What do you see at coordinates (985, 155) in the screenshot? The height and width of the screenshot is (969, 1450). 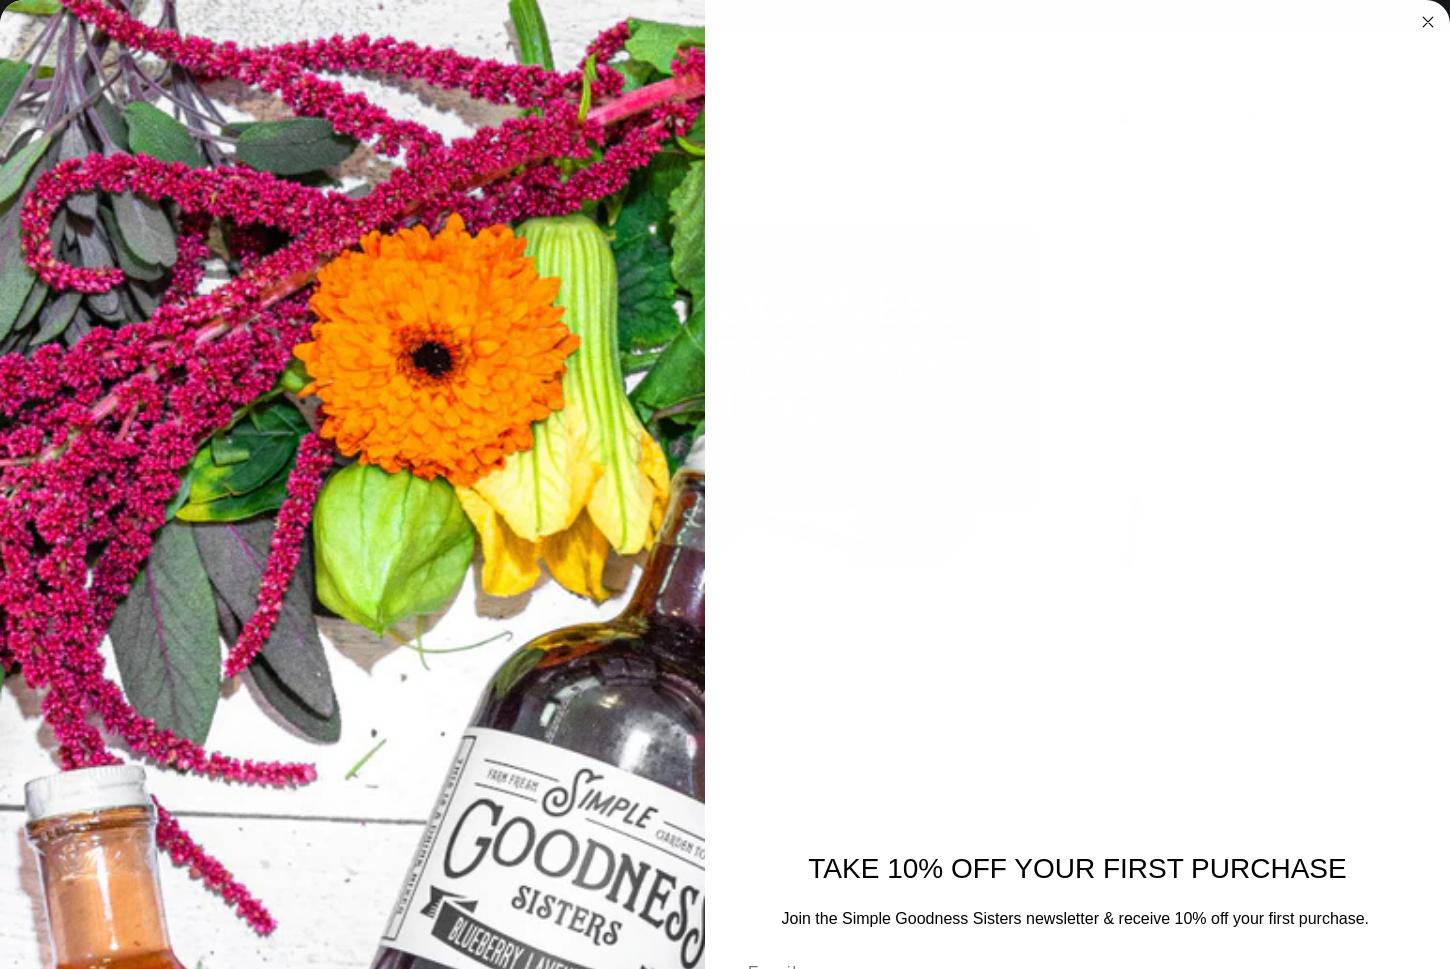 I see `'Our Story'` at bounding box center [985, 155].